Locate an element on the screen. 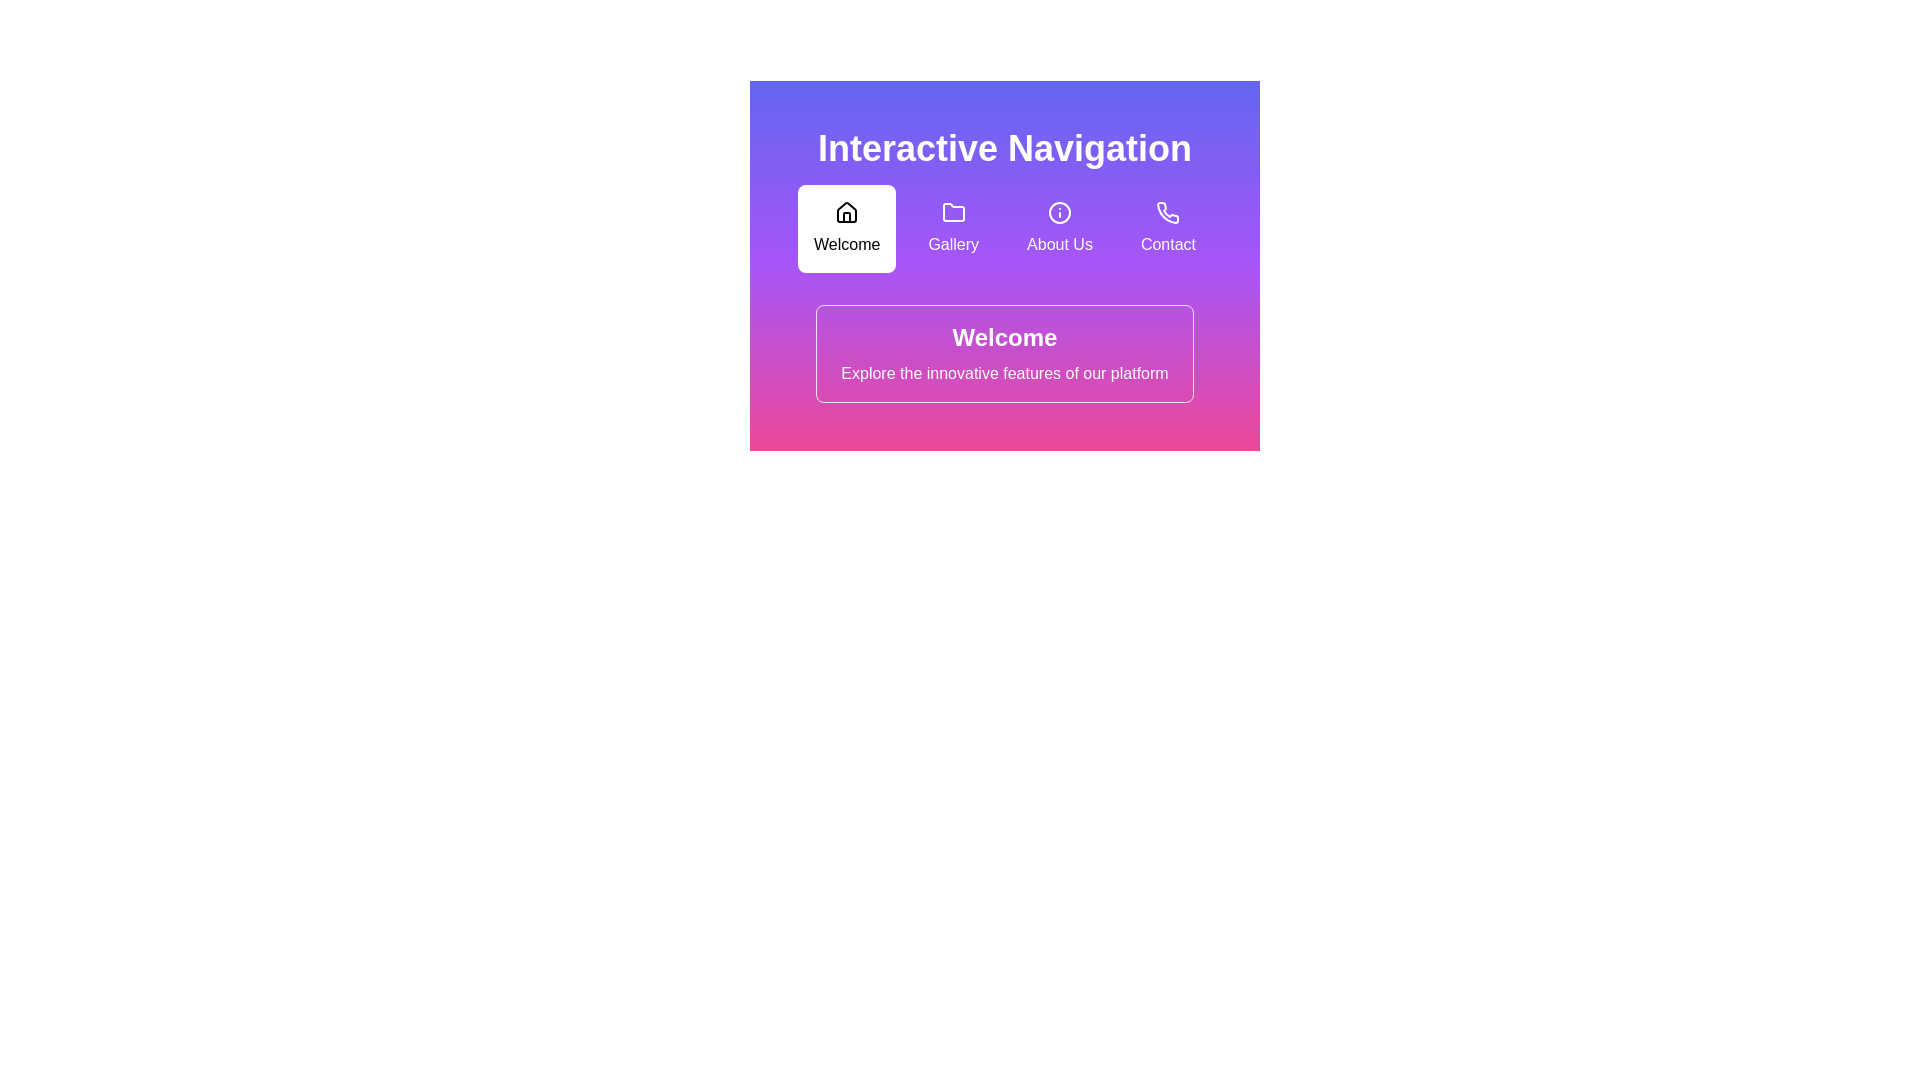 The width and height of the screenshot is (1920, 1080). the navigation bar options ('Welcome', 'Gallery', 'About Us', 'Contact') in the Interactive Navigation component is located at coordinates (1004, 265).